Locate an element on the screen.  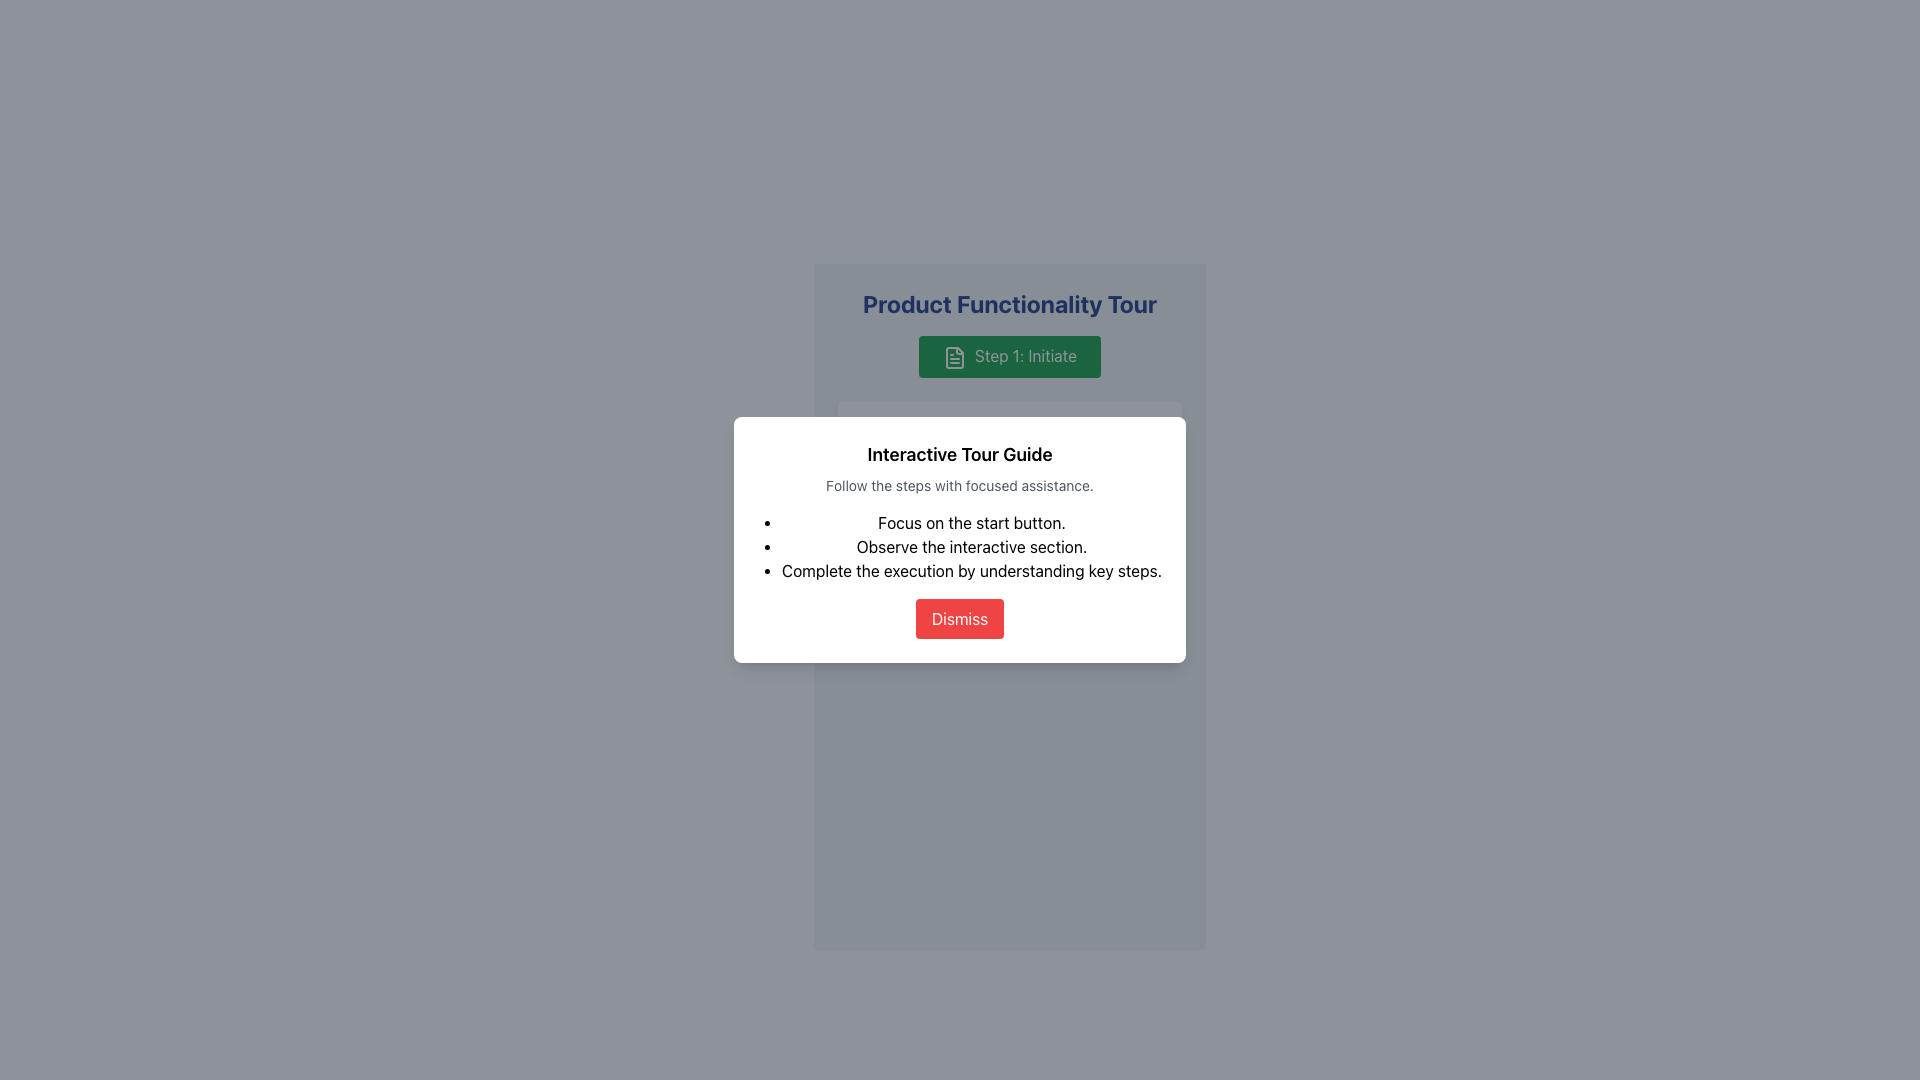
the dismiss button located at the bottom of the 'Interactive Tour Guide' dialog box is located at coordinates (960, 617).